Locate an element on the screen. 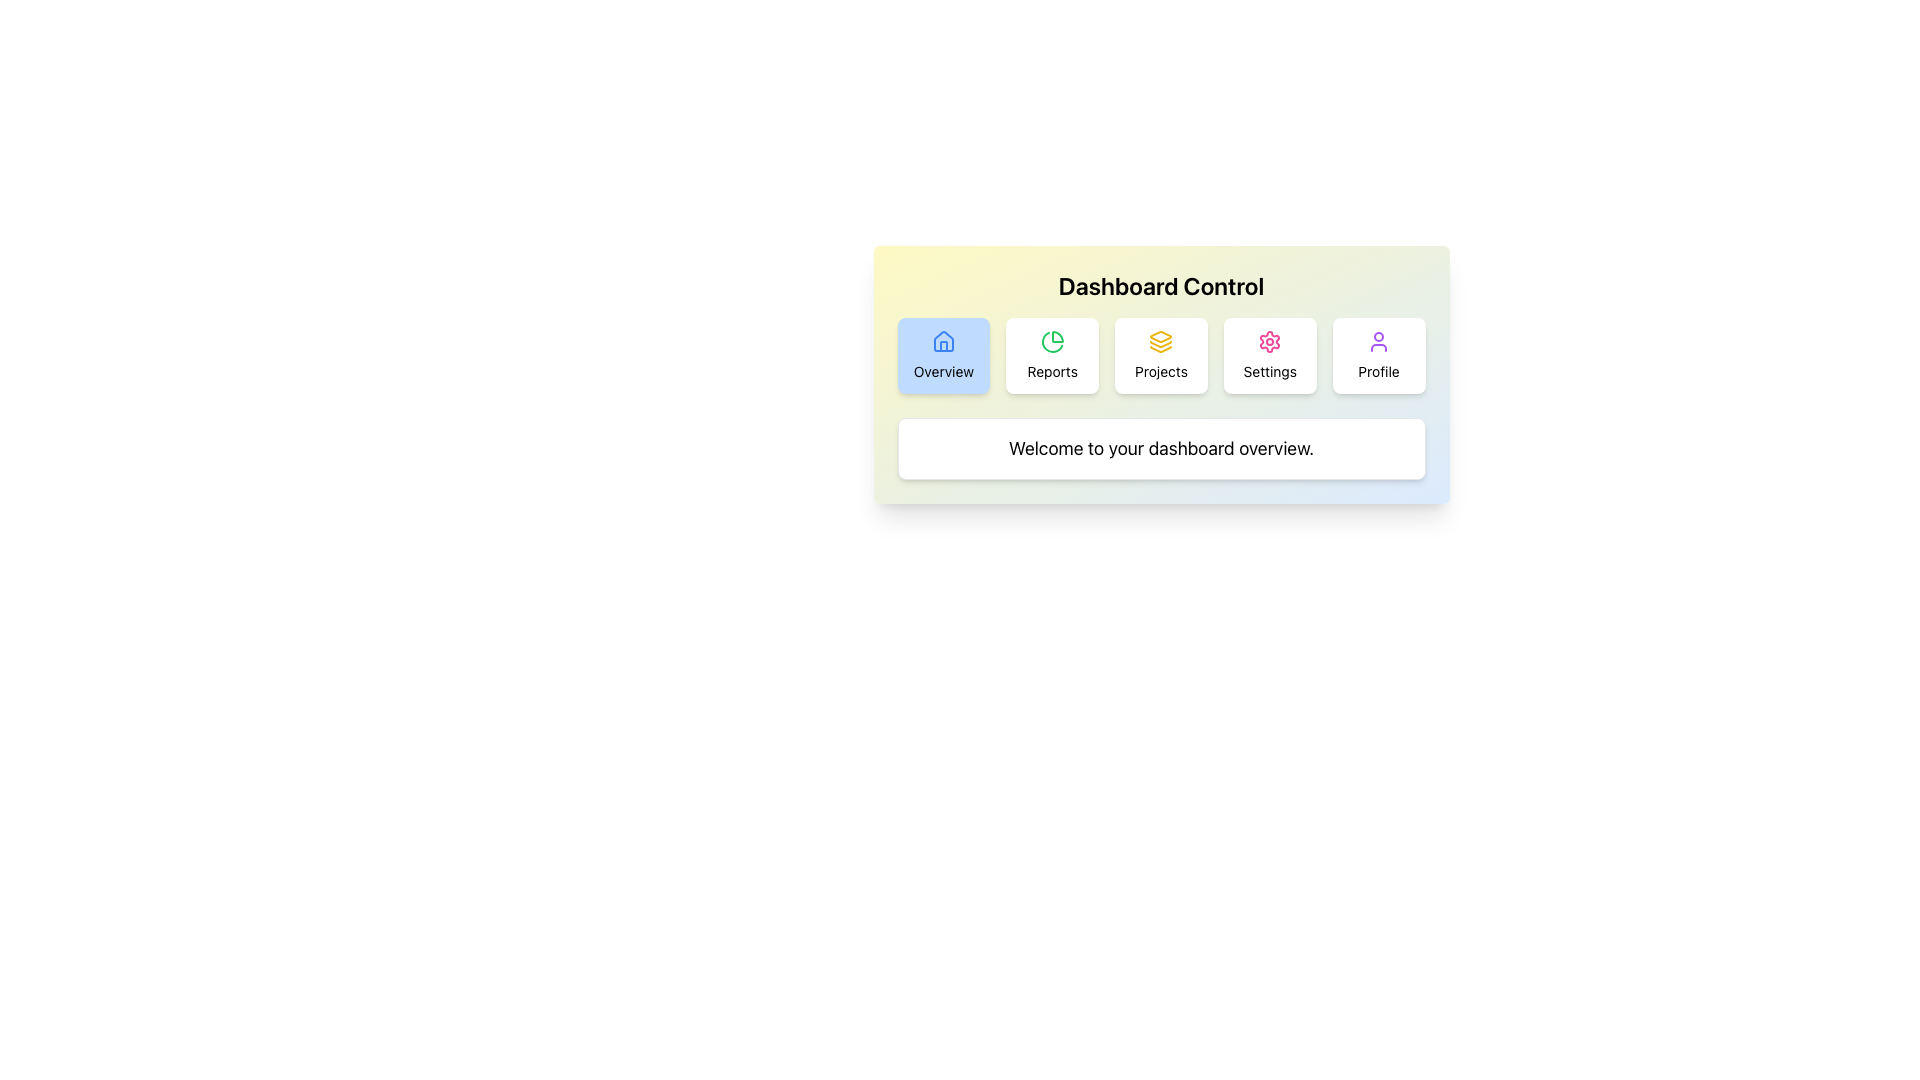 The image size is (1920, 1080). the pink gear icon located centrally within the 'Settings' button is located at coordinates (1269, 341).